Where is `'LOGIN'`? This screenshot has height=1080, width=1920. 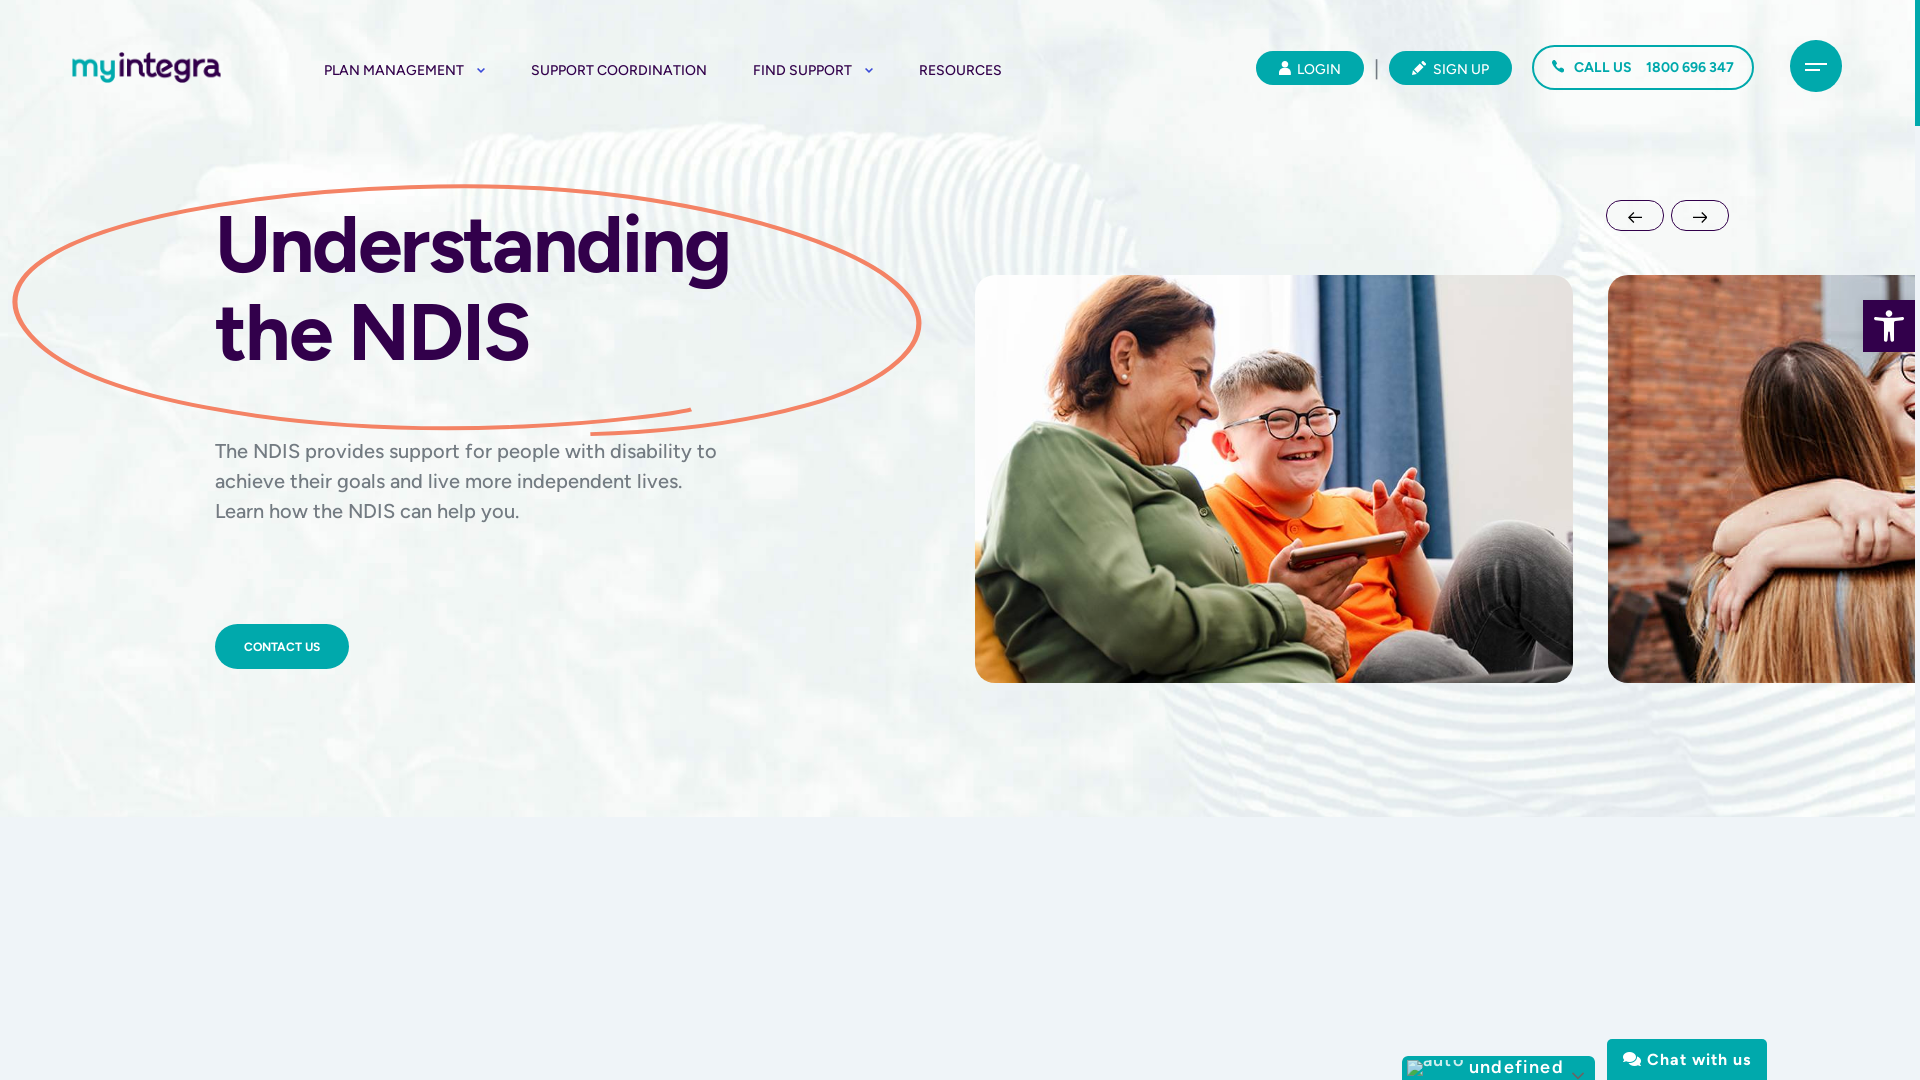 'LOGIN' is located at coordinates (1310, 67).